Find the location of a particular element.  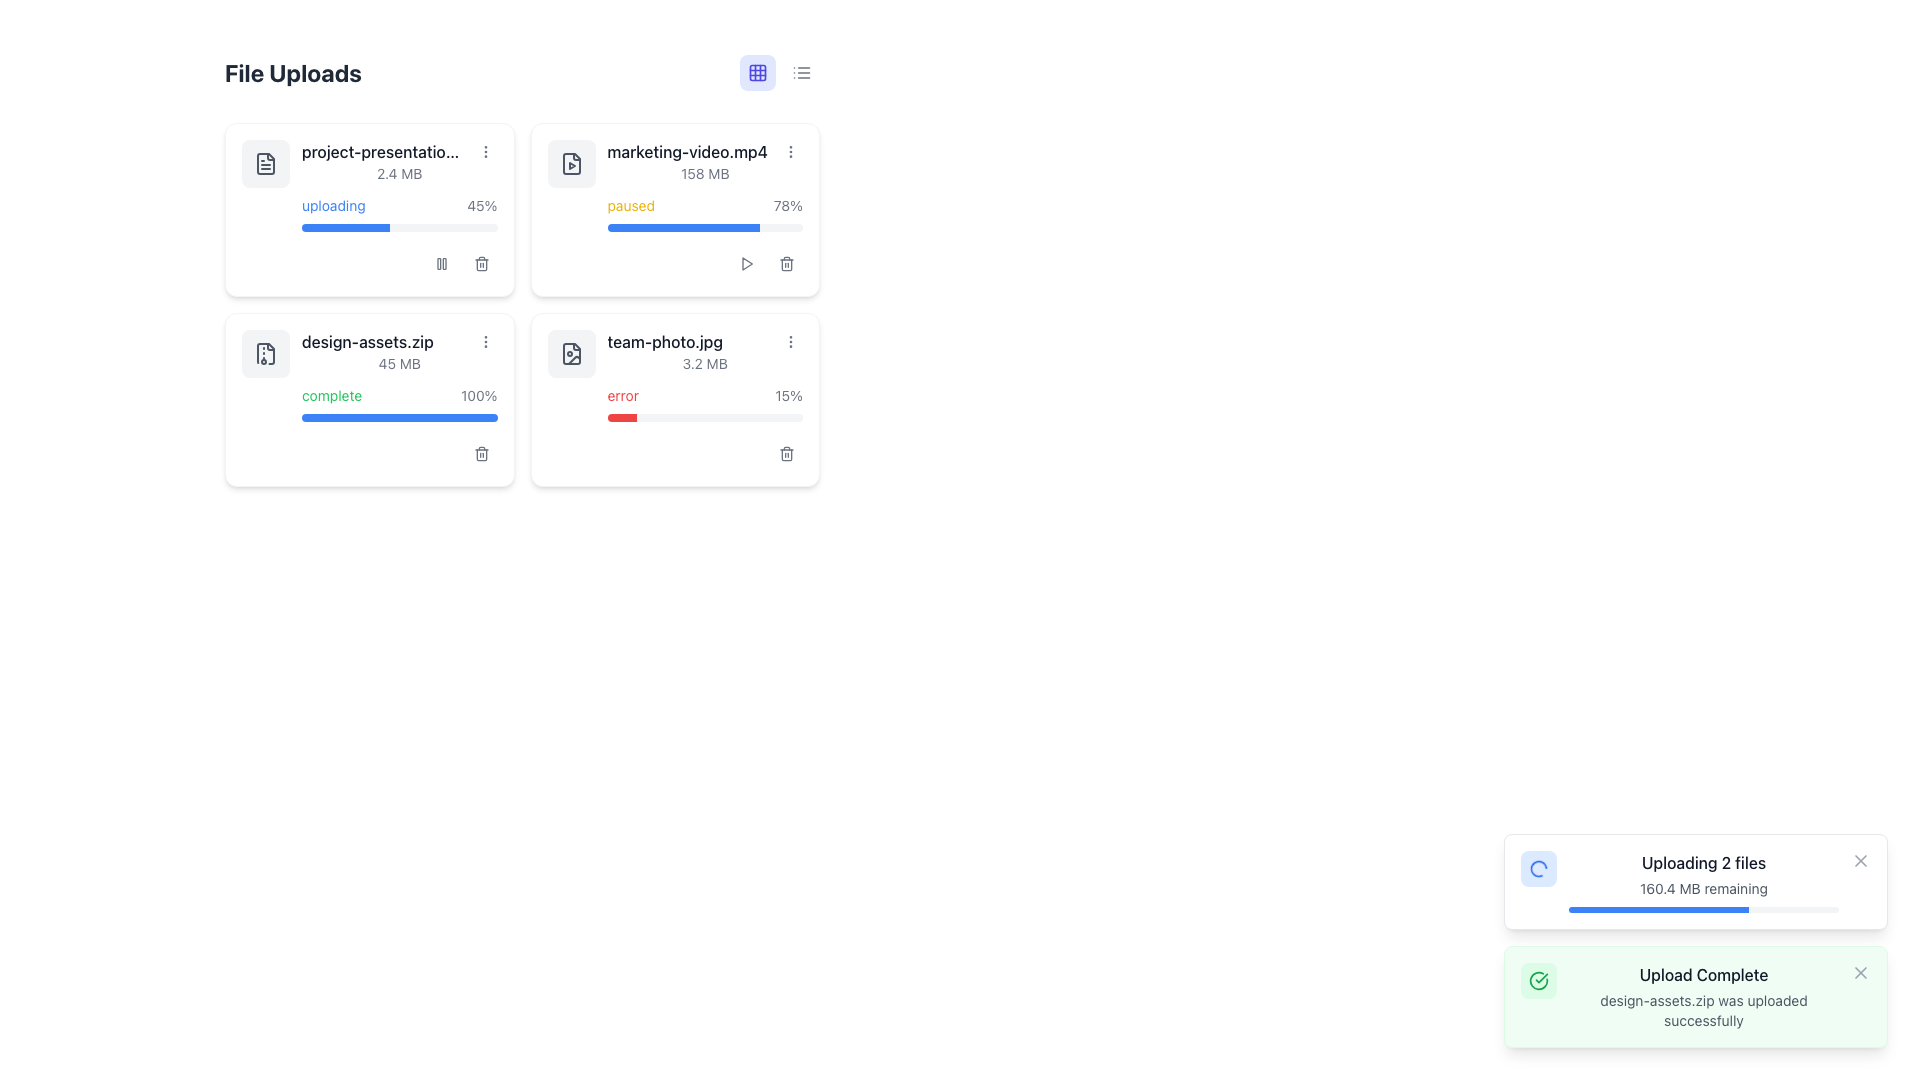

the delete button located in the bottom-right corner of the card representing the file 'marketing-video.mp4' to initiate the deletion process is located at coordinates (786, 262).